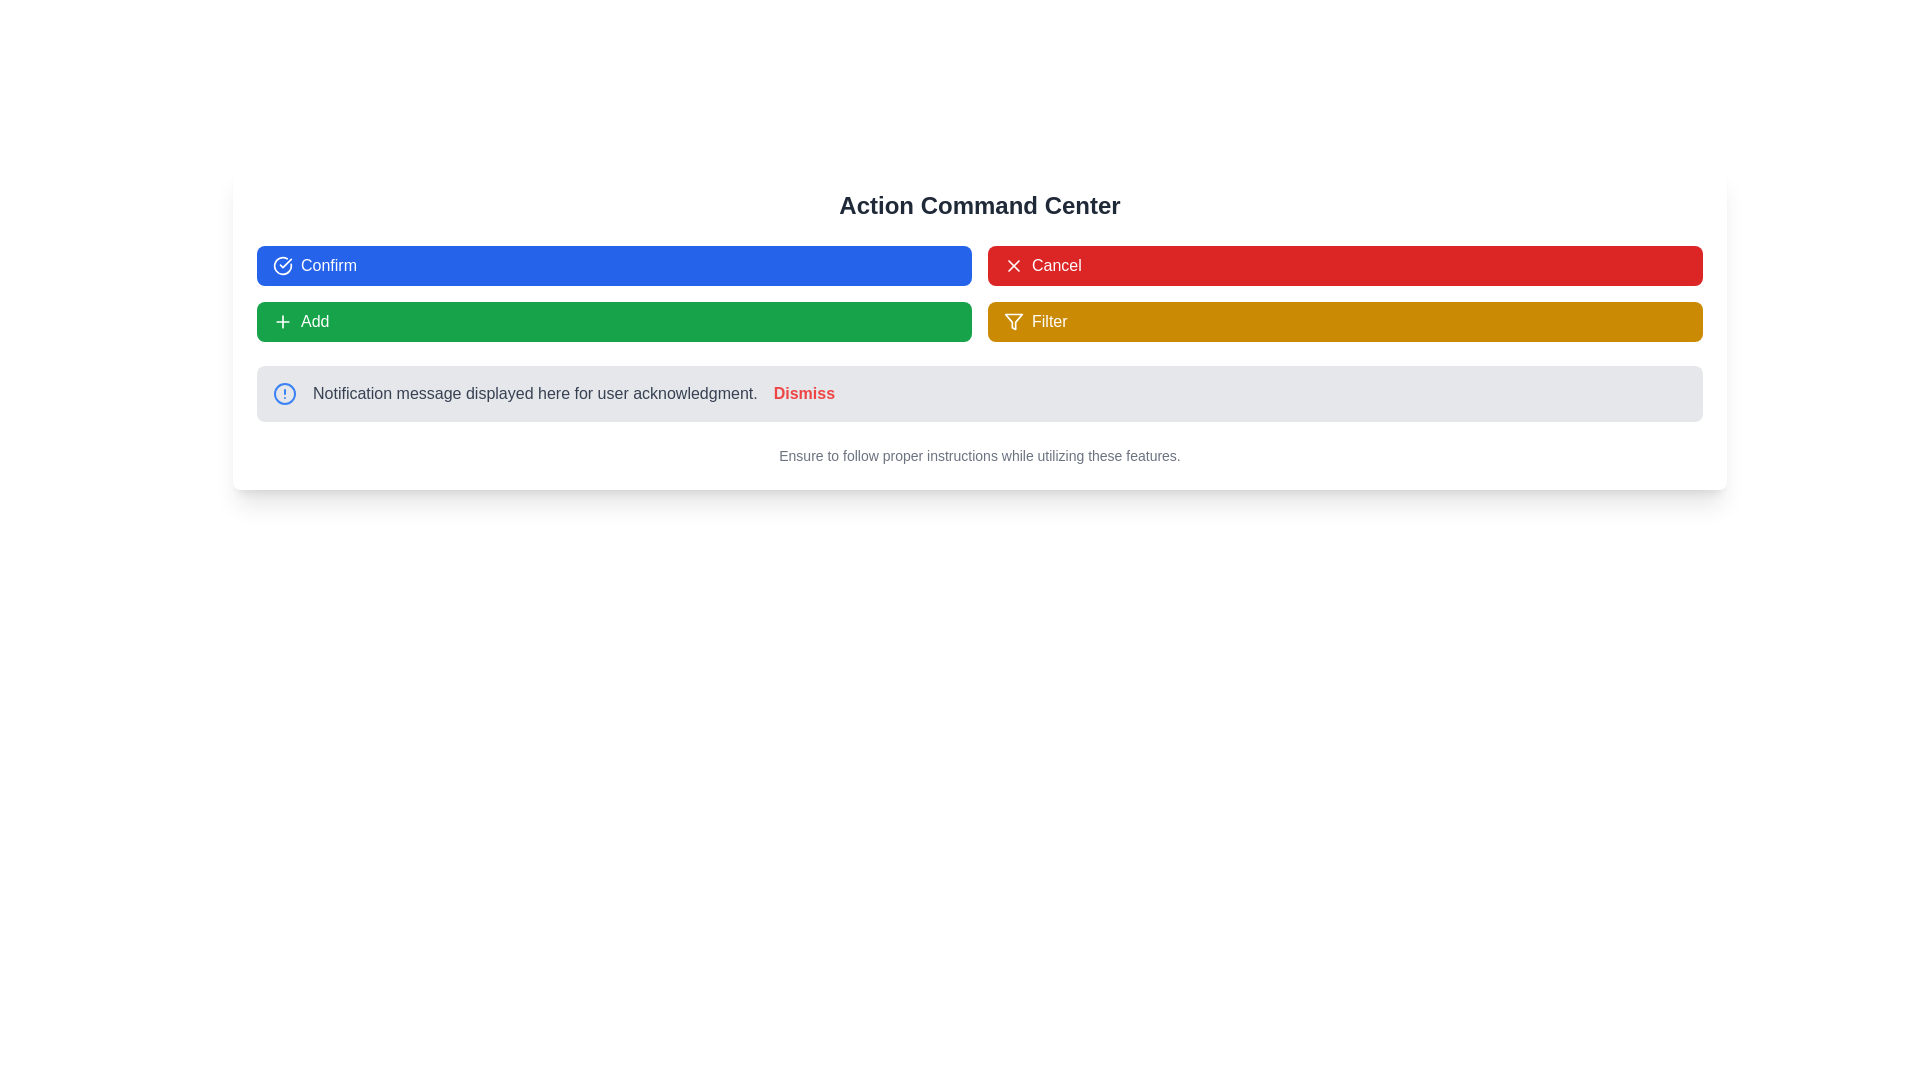 The height and width of the screenshot is (1080, 1920). I want to click on the label inside the 'Cancel' button, which is positioned second in a horizontal button bar next to the 'Confirm' and 'Filter' buttons, so click(1055, 265).